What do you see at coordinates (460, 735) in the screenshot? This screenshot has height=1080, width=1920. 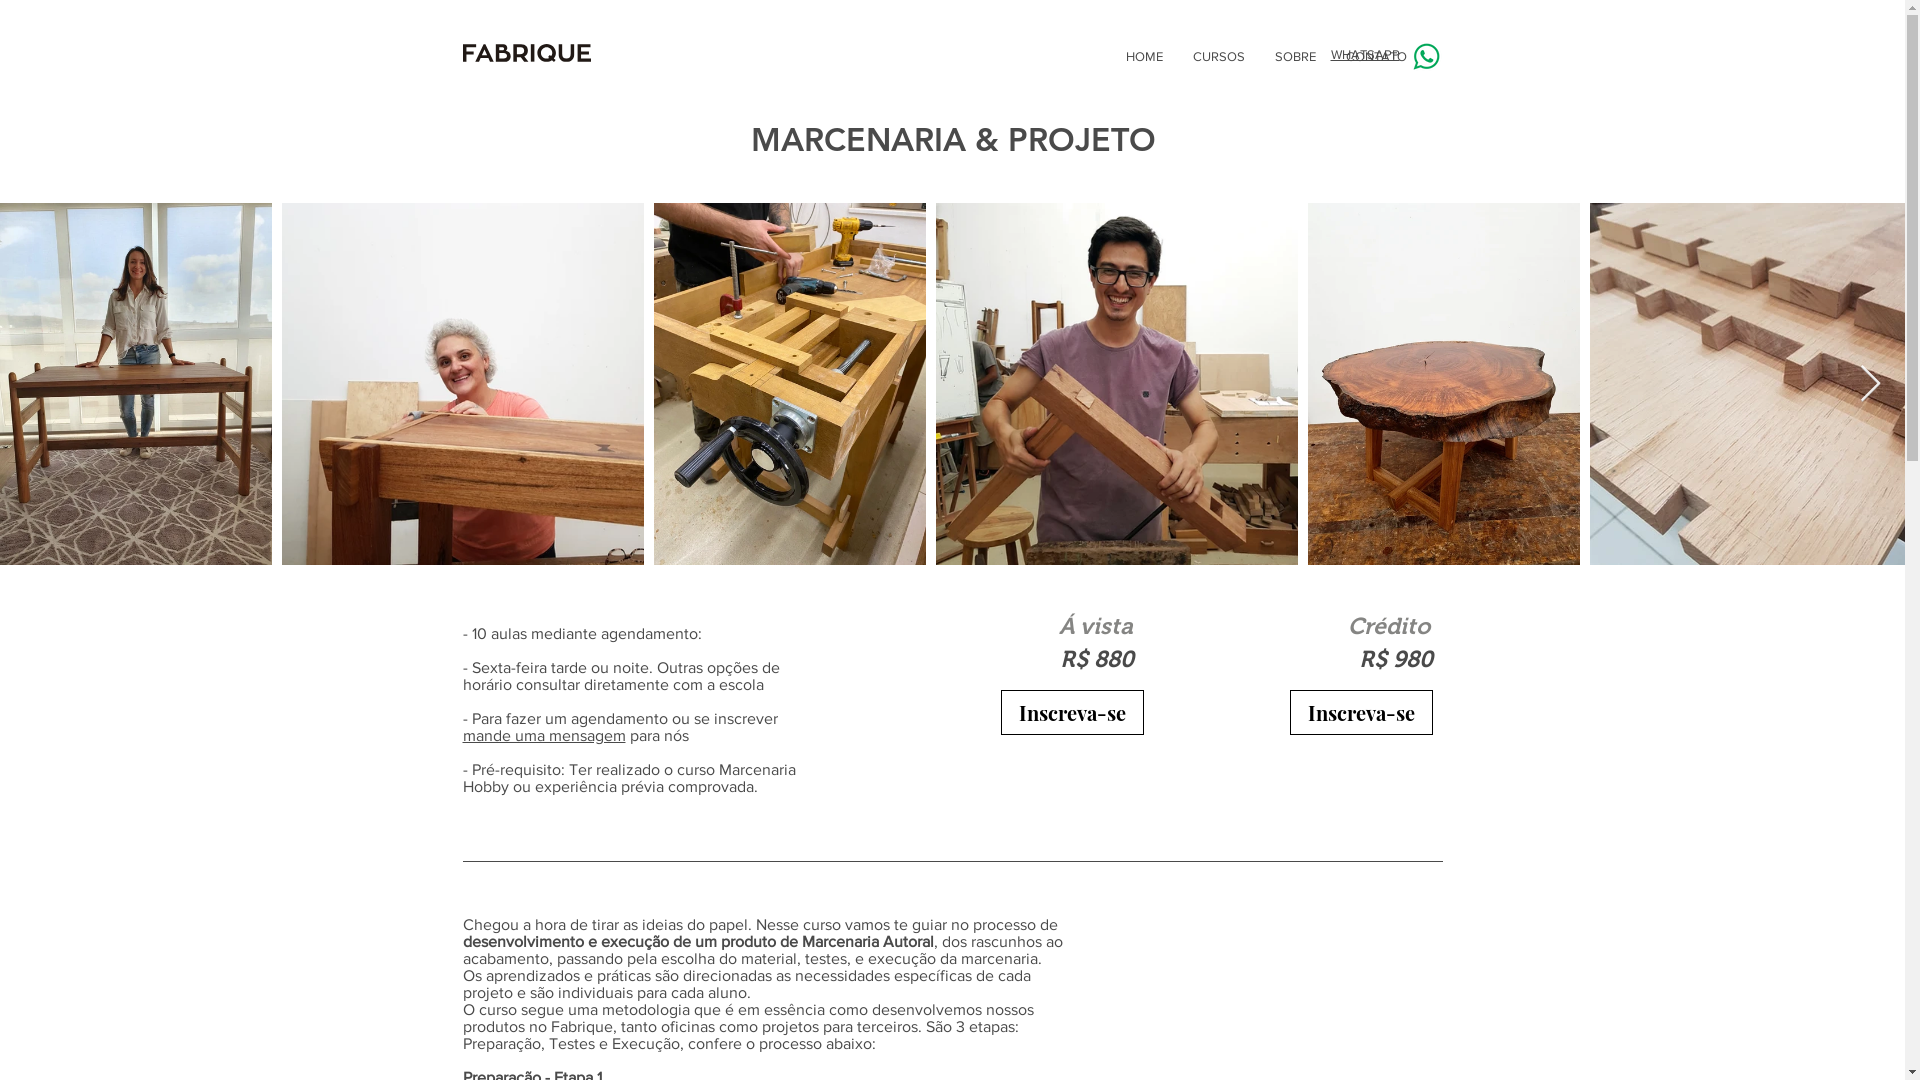 I see `'mande uma mensagem'` at bounding box center [460, 735].